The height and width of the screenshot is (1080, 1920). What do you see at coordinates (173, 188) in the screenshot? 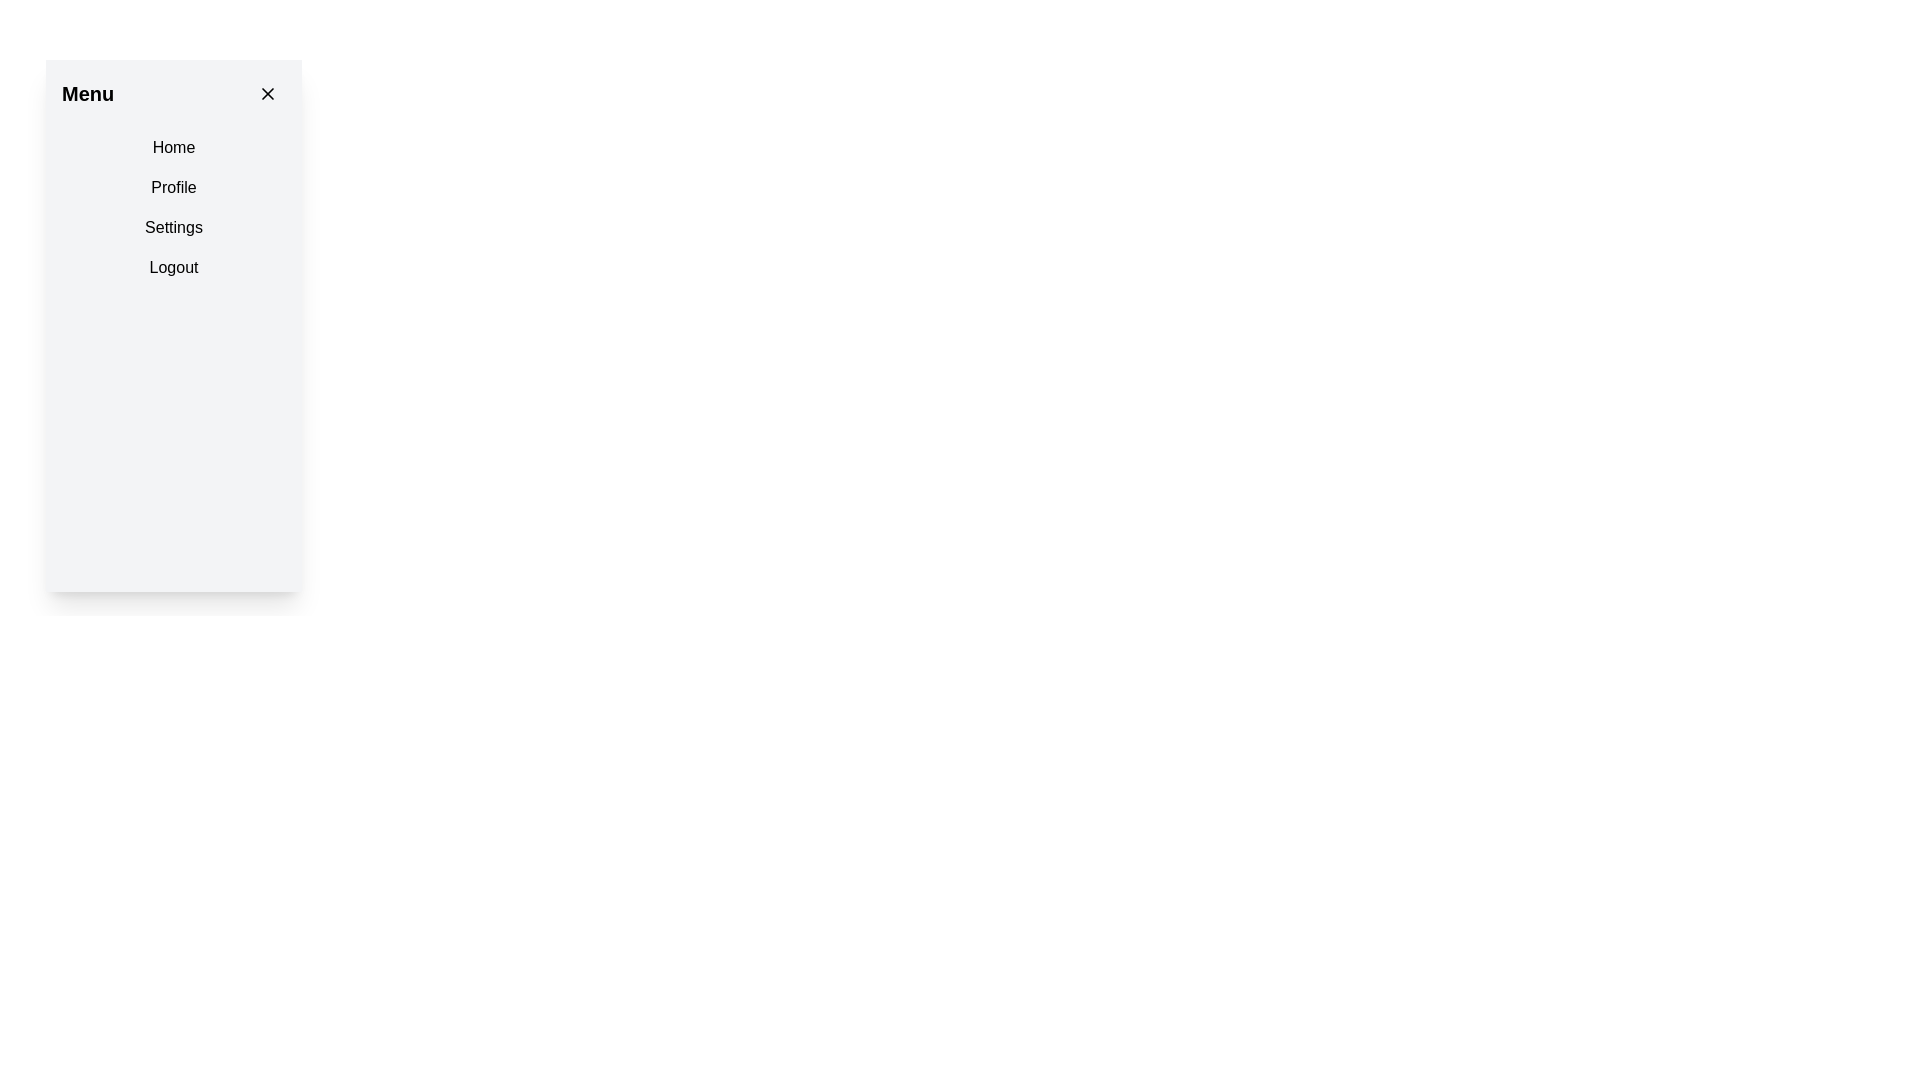
I see `the 'Profile' menu item, which is the second item in the vertical stack of menu options` at bounding box center [173, 188].